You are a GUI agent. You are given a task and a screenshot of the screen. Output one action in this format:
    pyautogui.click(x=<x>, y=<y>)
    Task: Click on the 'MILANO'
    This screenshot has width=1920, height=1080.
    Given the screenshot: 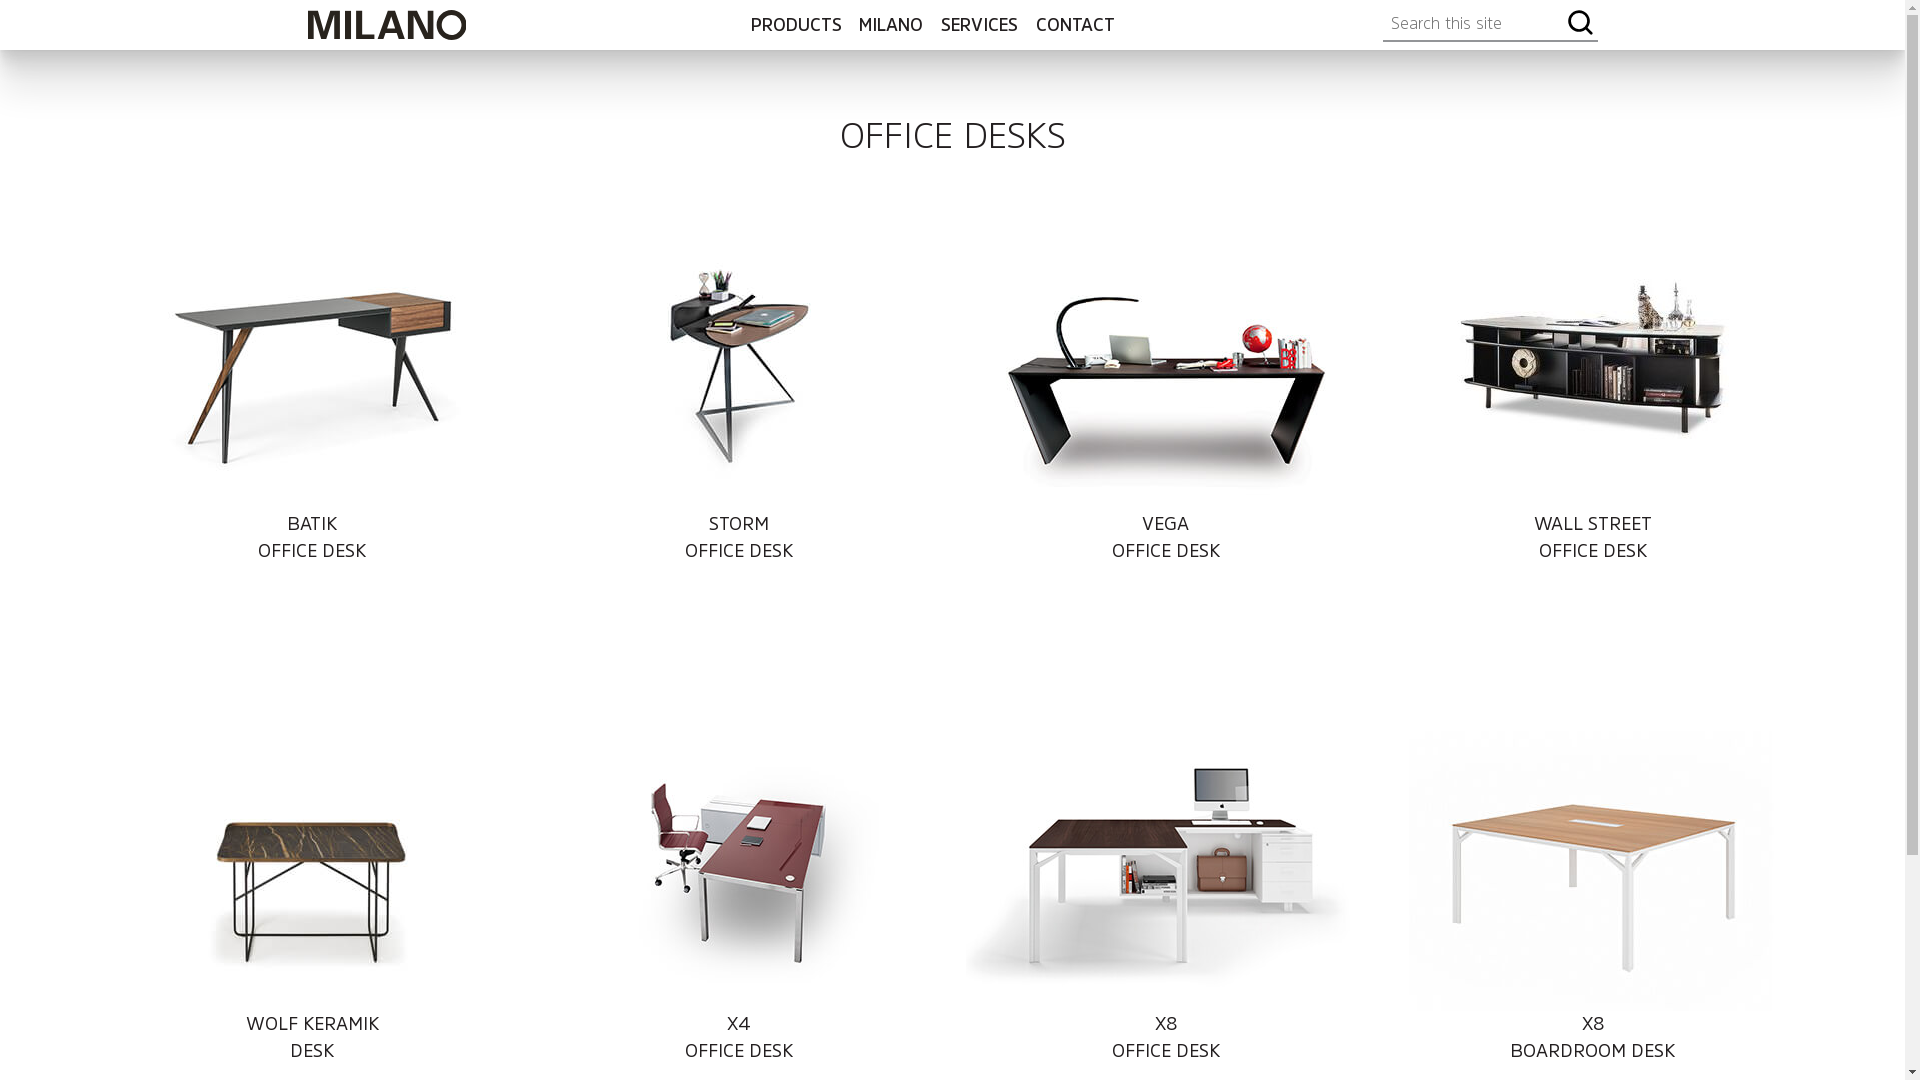 What is the action you would take?
    pyautogui.click(x=890, y=24)
    